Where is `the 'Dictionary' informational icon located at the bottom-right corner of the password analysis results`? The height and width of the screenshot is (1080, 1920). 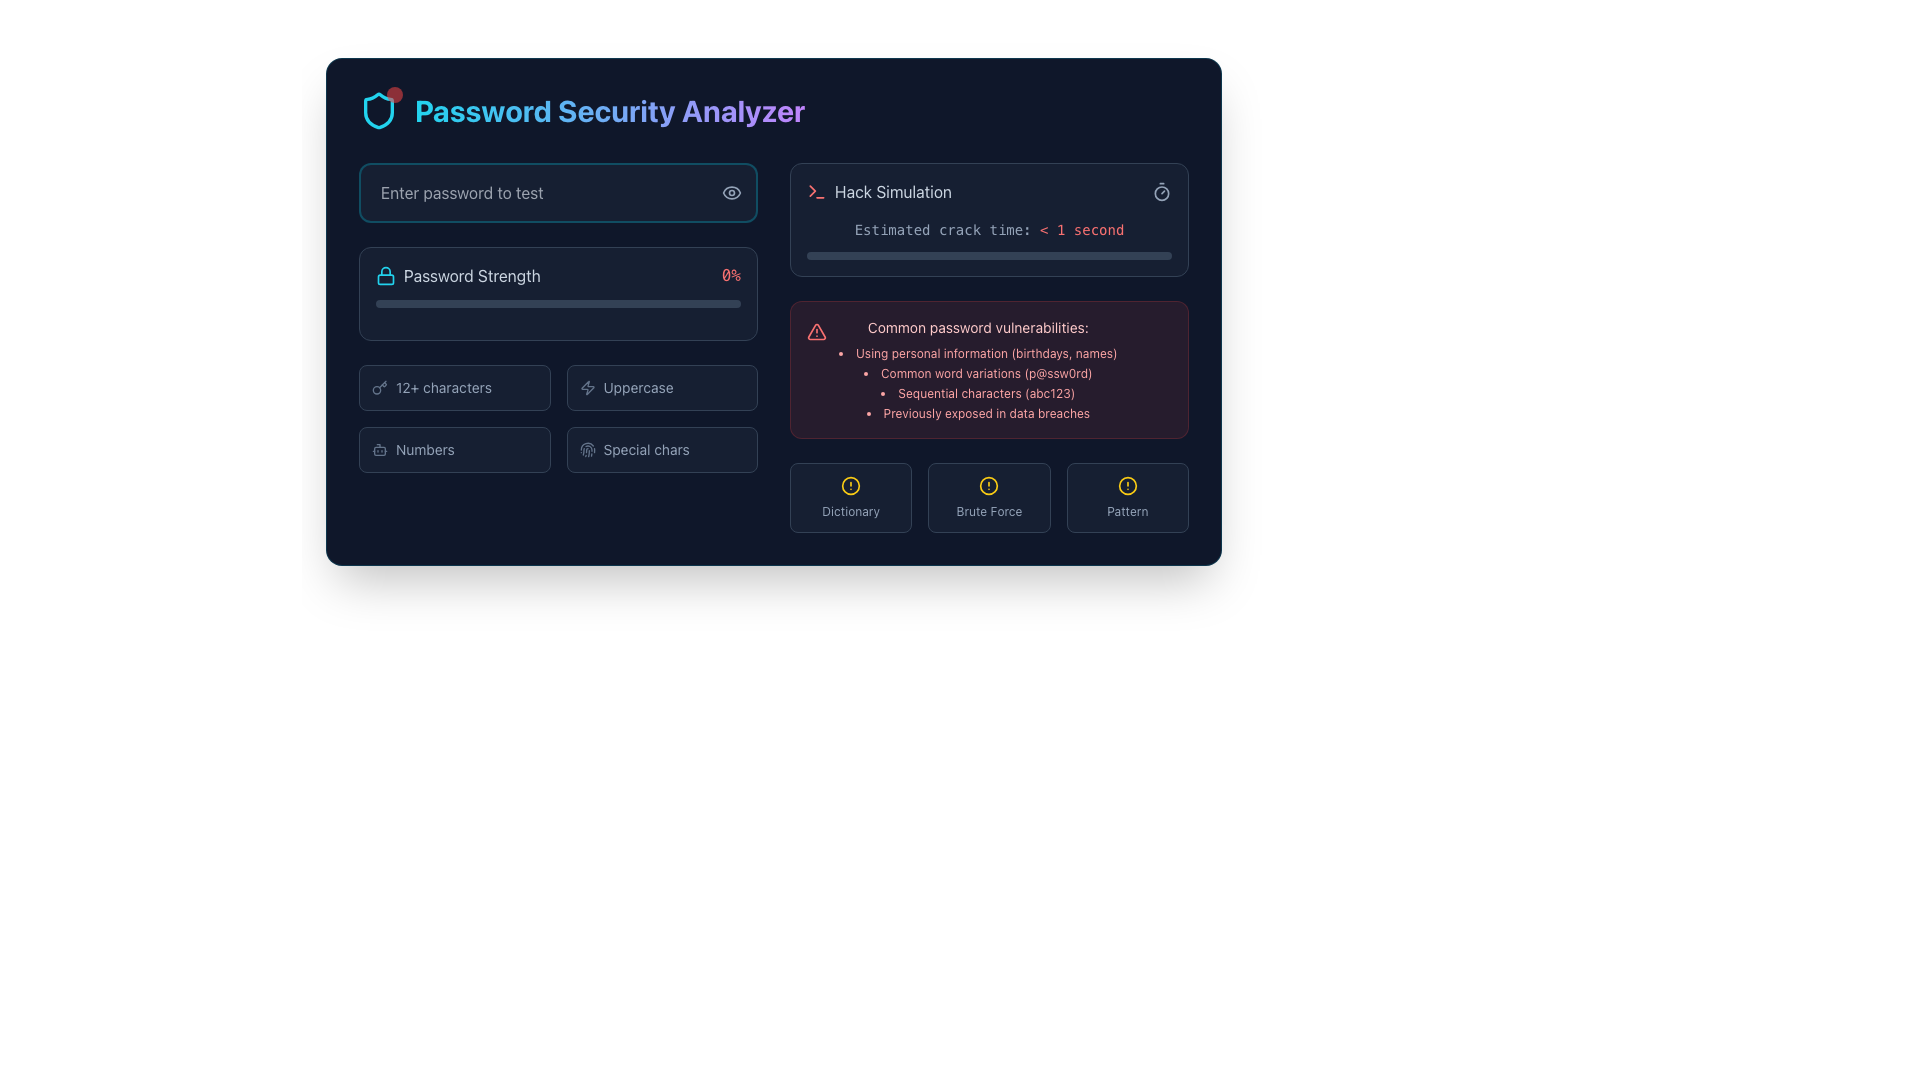
the 'Dictionary' informational icon located at the bottom-right corner of the password analysis results is located at coordinates (851, 496).